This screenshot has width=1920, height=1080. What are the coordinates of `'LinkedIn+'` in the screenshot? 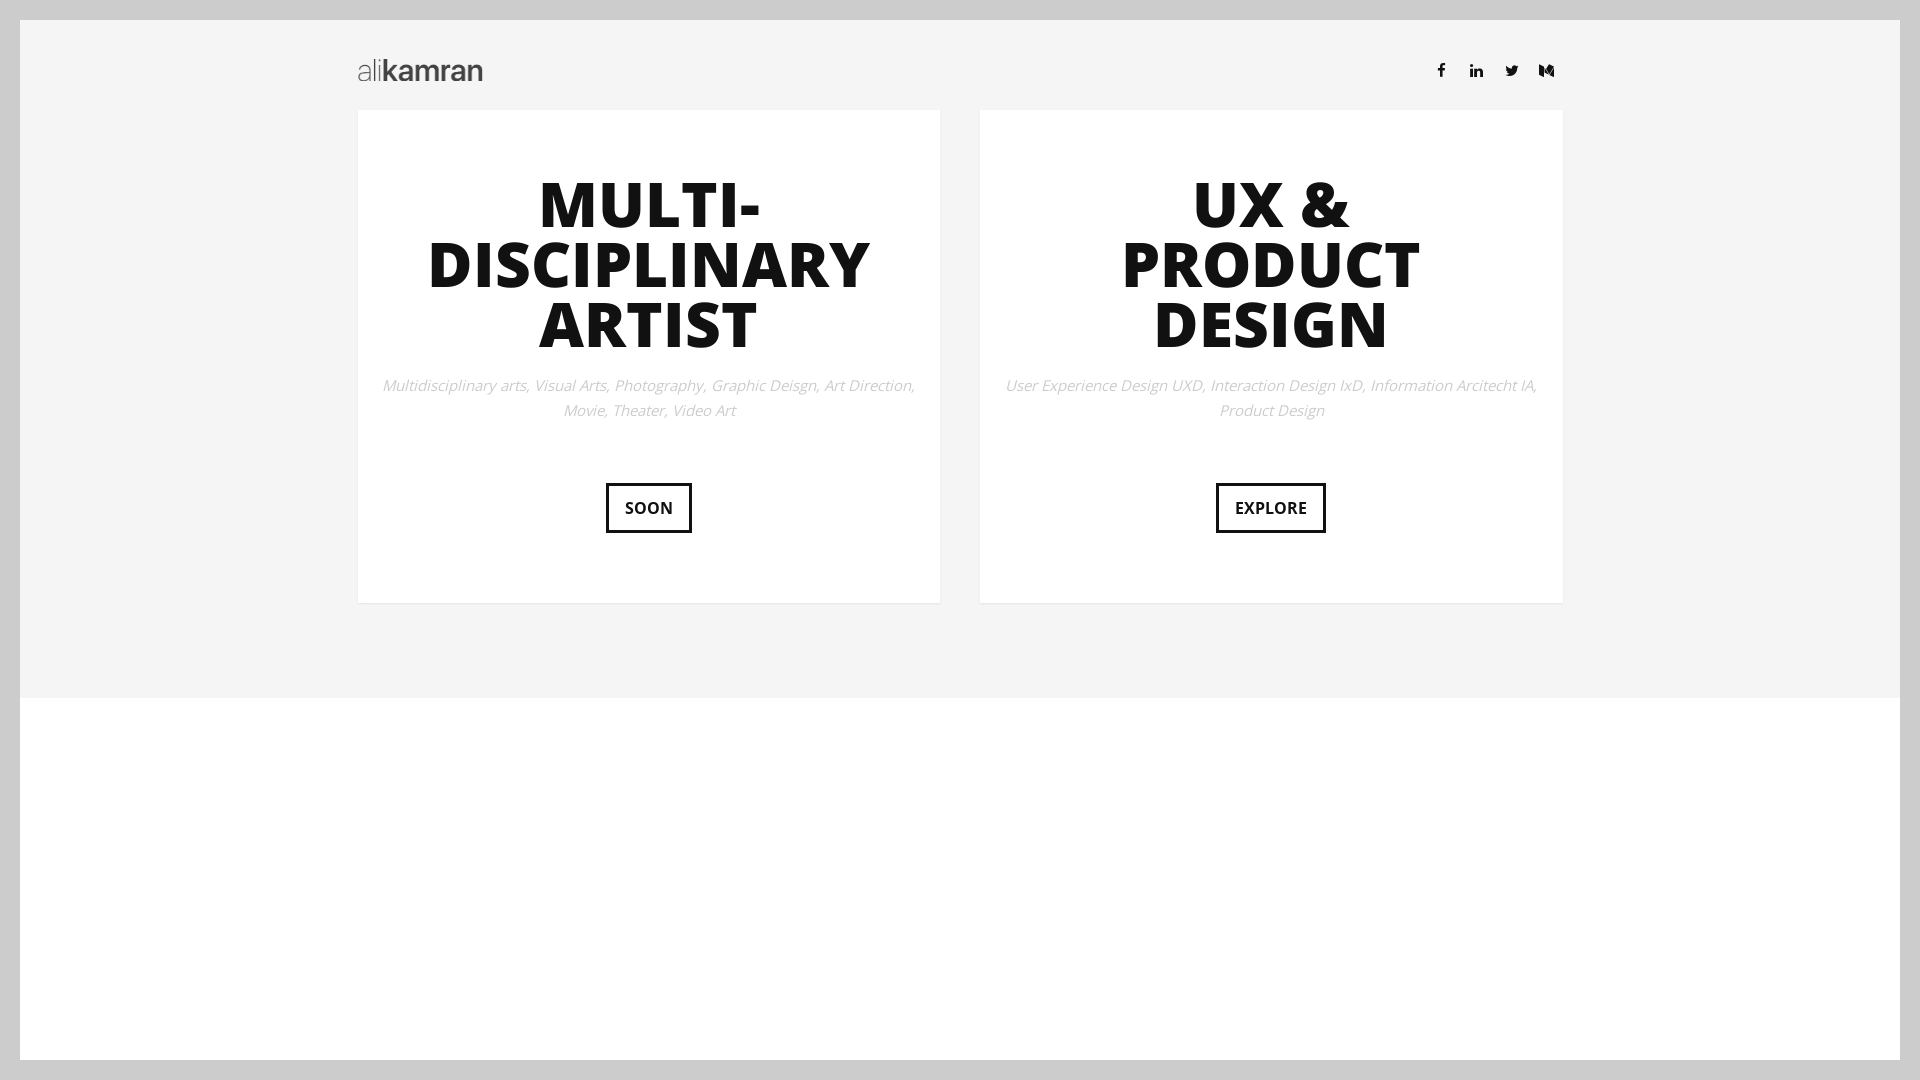 It's located at (1476, 69).